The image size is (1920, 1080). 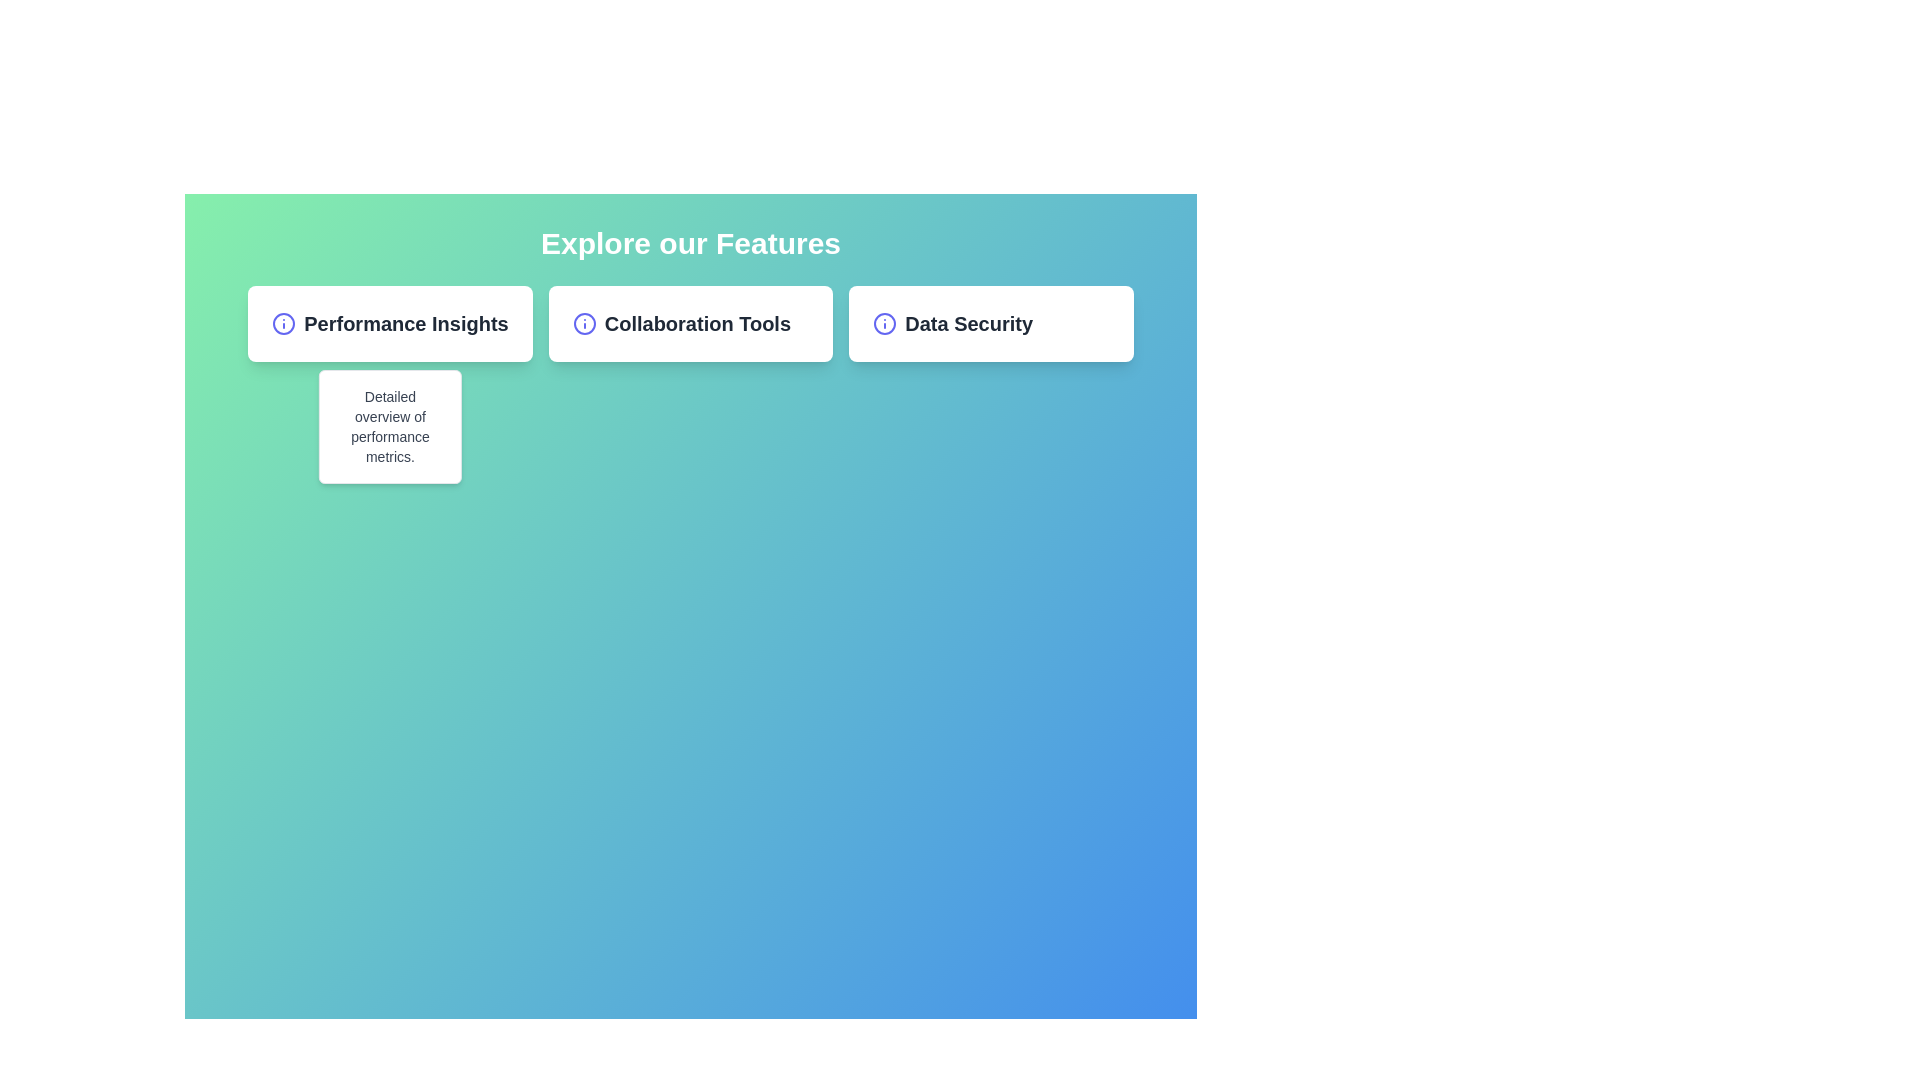 I want to click on headline text that introduces the features section, positioned at the top of the page and centered horizontally above the feature cards, so click(x=691, y=242).